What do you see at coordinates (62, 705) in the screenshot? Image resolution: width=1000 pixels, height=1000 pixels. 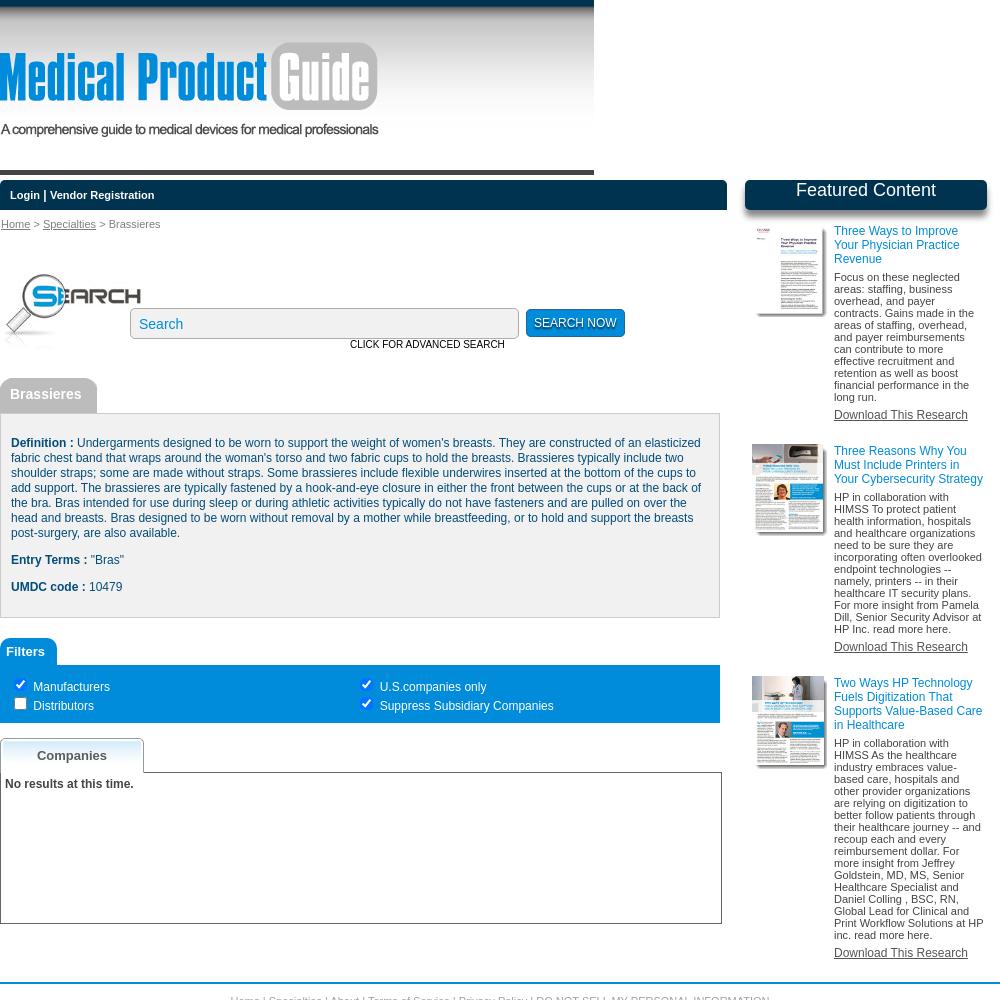 I see `'Distributors'` at bounding box center [62, 705].